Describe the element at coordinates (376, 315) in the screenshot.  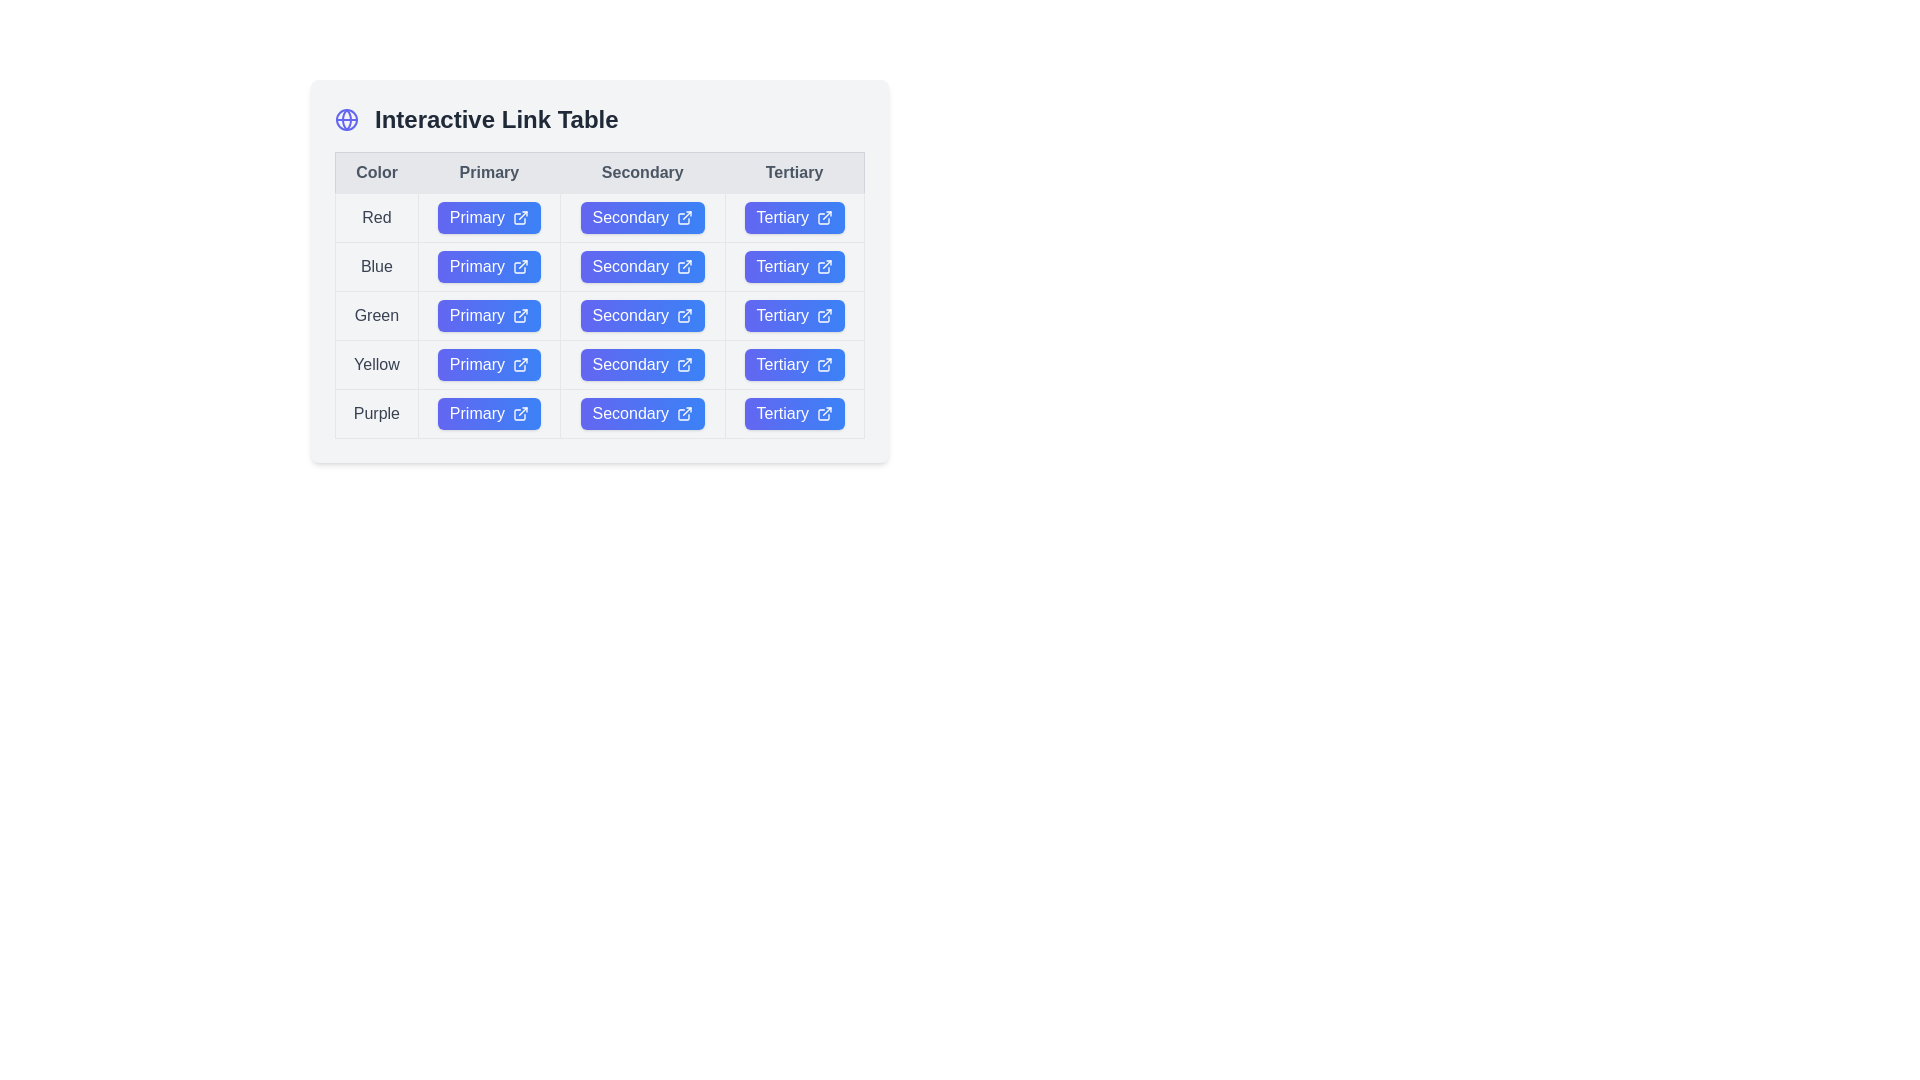
I see `the text label reading 'Green' located in the third row under the 'Color' column of the table layout` at that location.